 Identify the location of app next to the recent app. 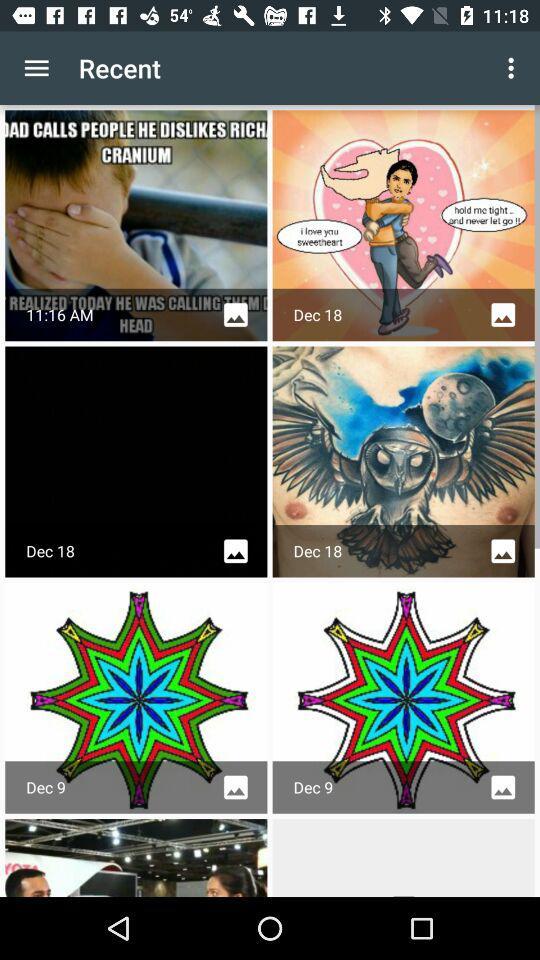
(36, 68).